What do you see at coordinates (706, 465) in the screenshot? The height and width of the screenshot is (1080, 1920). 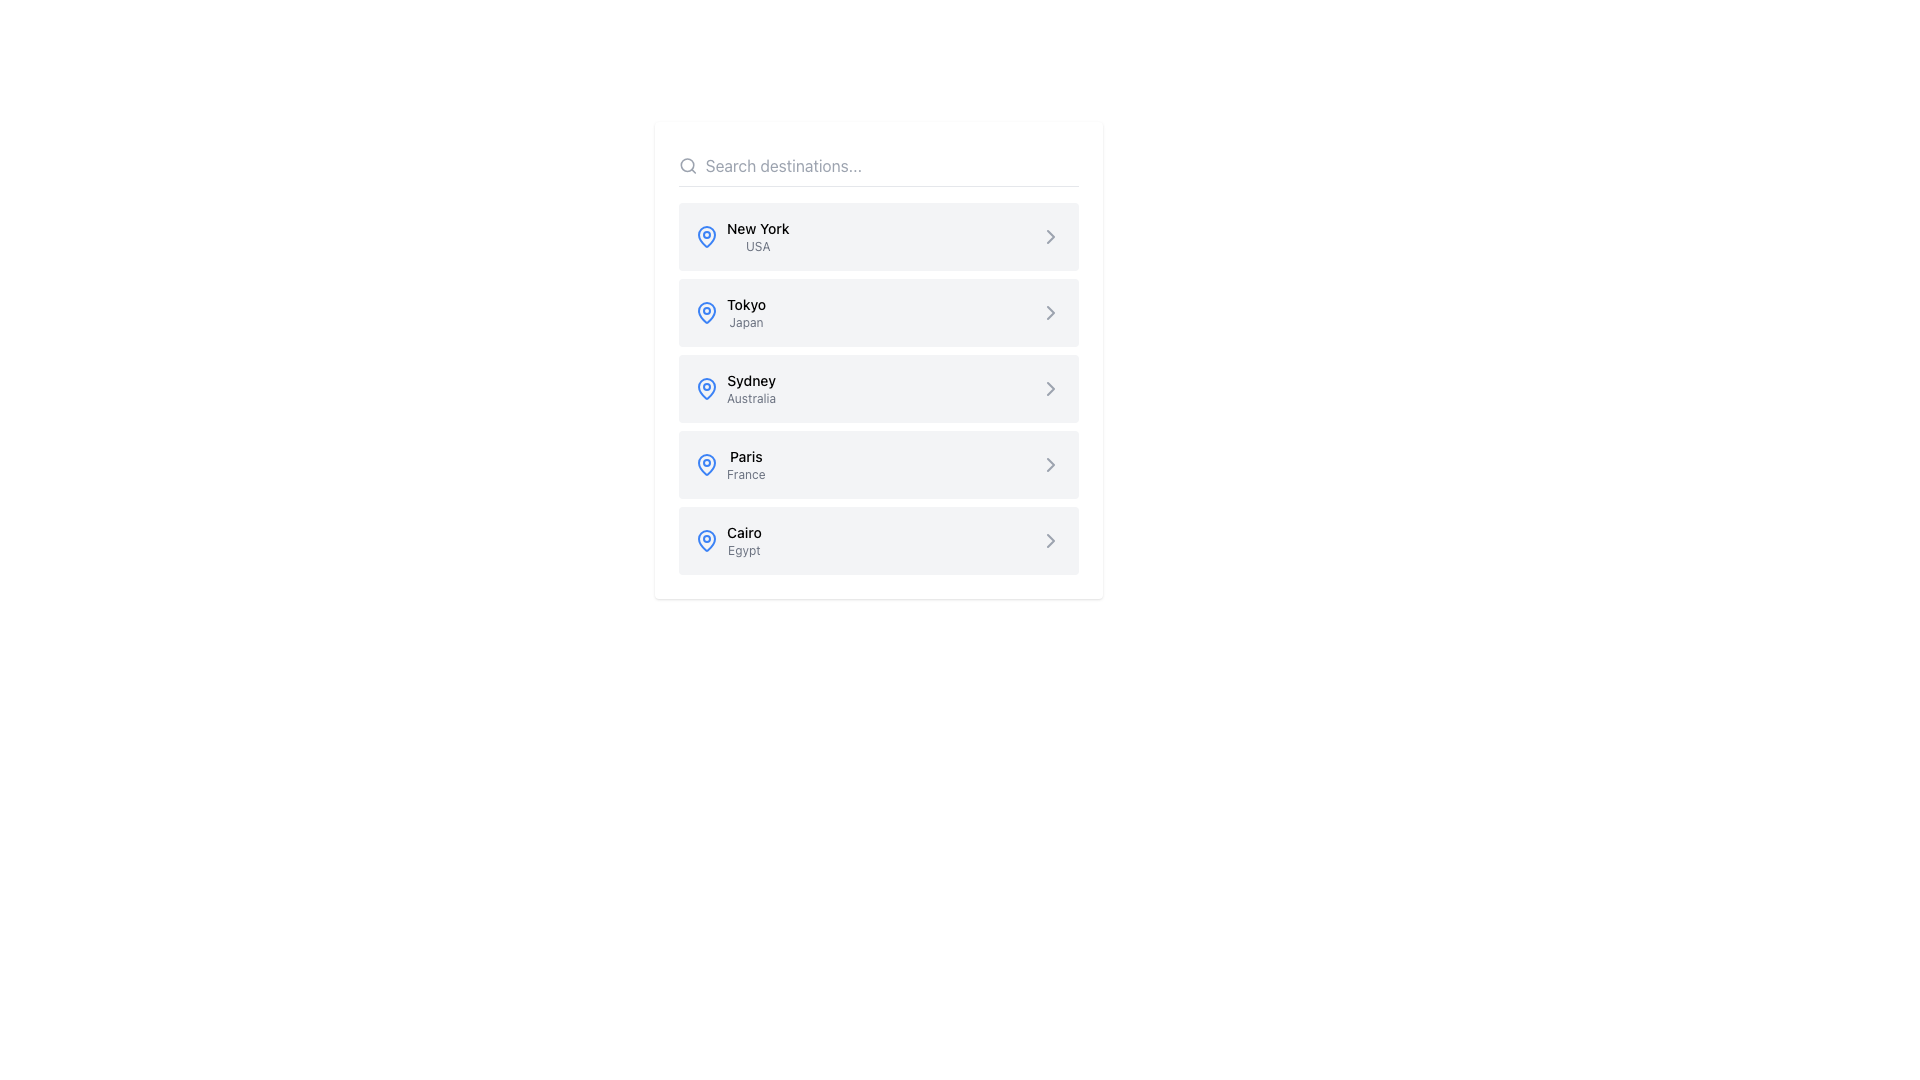 I see `the blue map pin icon located to the left of the 'Paris' text` at bounding box center [706, 465].